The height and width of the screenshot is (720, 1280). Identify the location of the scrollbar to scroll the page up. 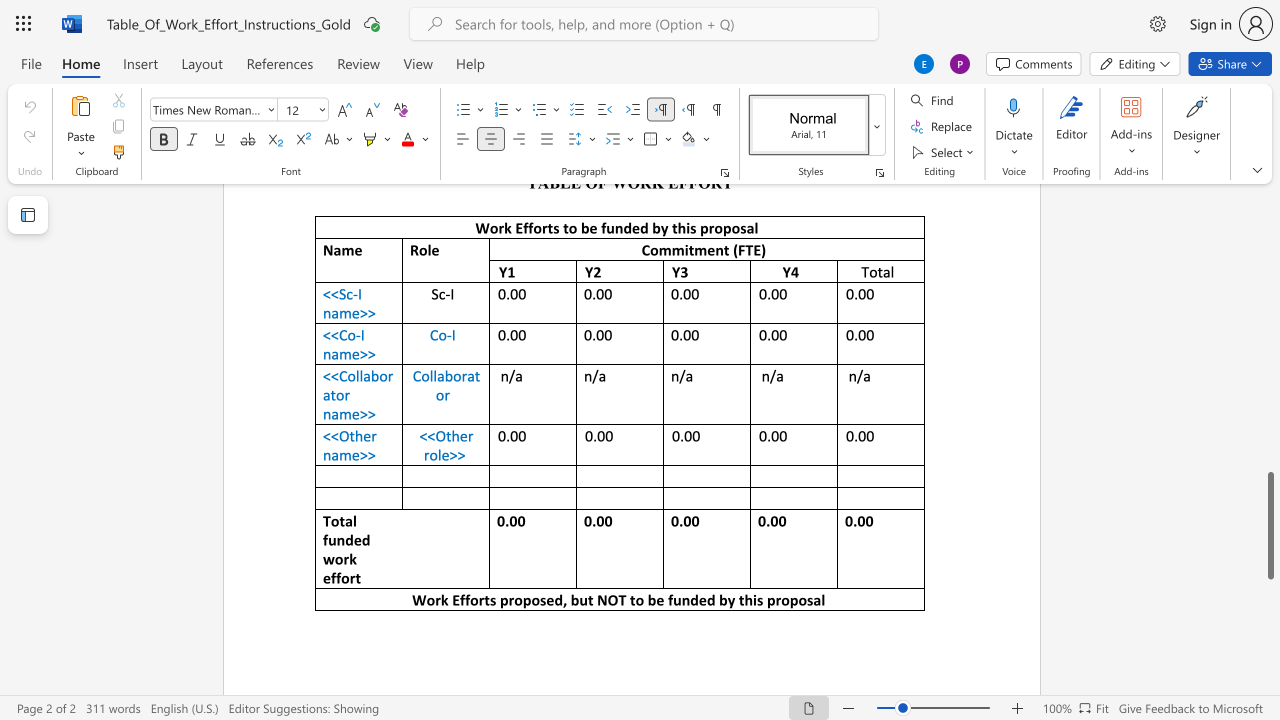
(1269, 270).